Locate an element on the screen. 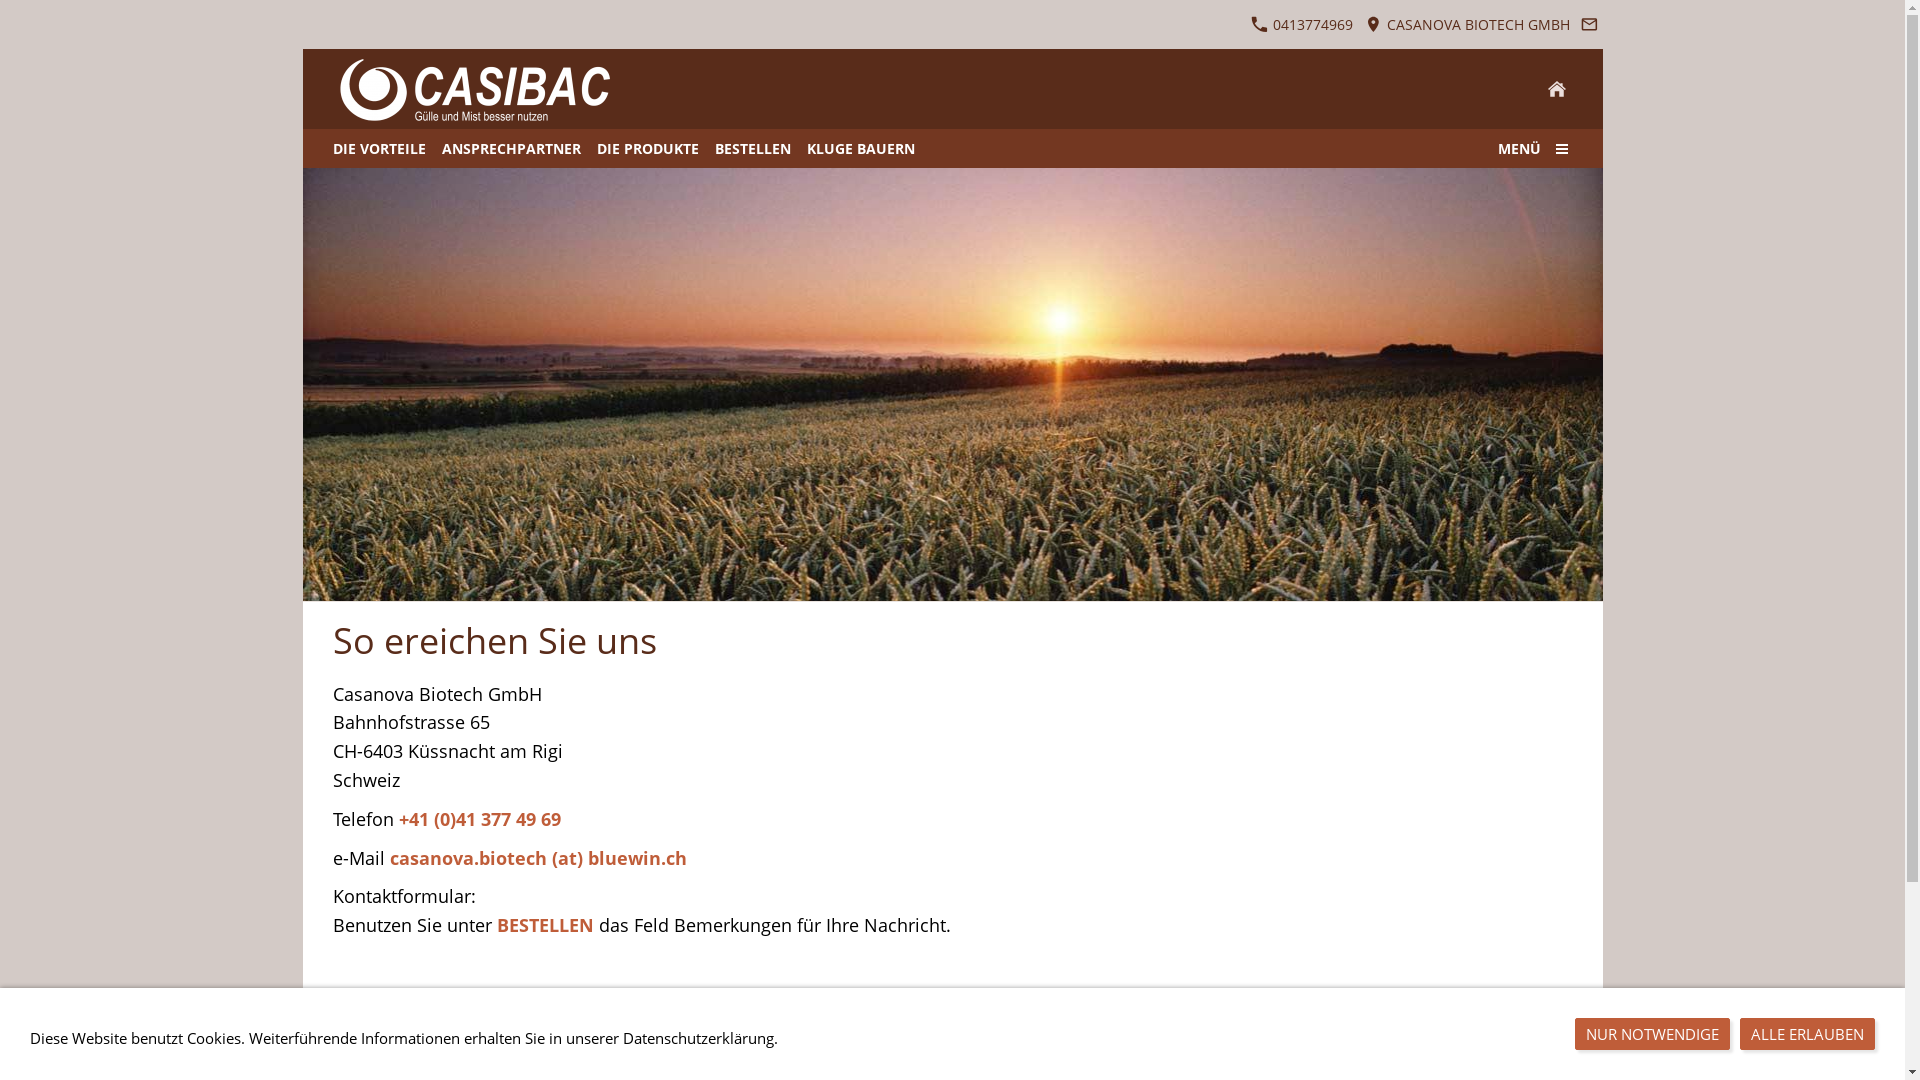 This screenshot has height=1080, width=1920. 'KLUGE BAUERN' is located at coordinates (859, 147).